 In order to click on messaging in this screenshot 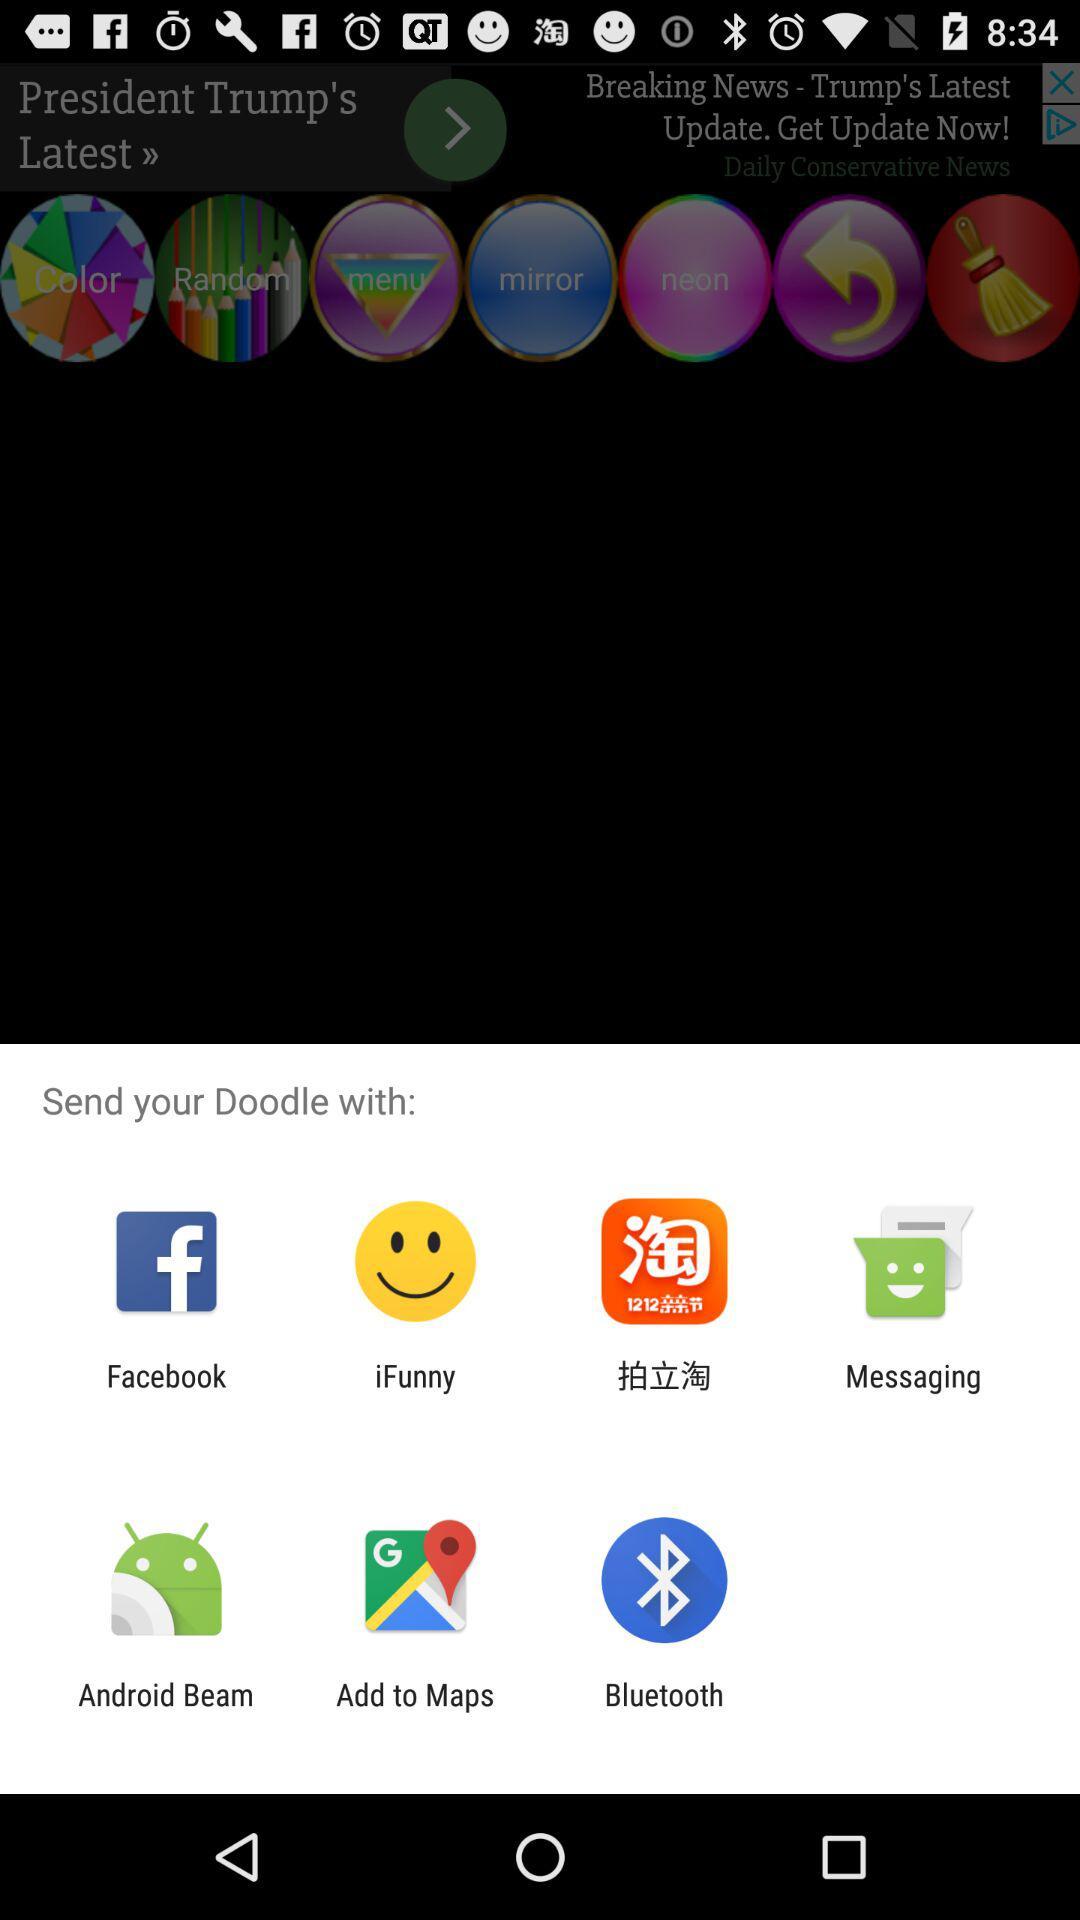, I will do `click(913, 1392)`.